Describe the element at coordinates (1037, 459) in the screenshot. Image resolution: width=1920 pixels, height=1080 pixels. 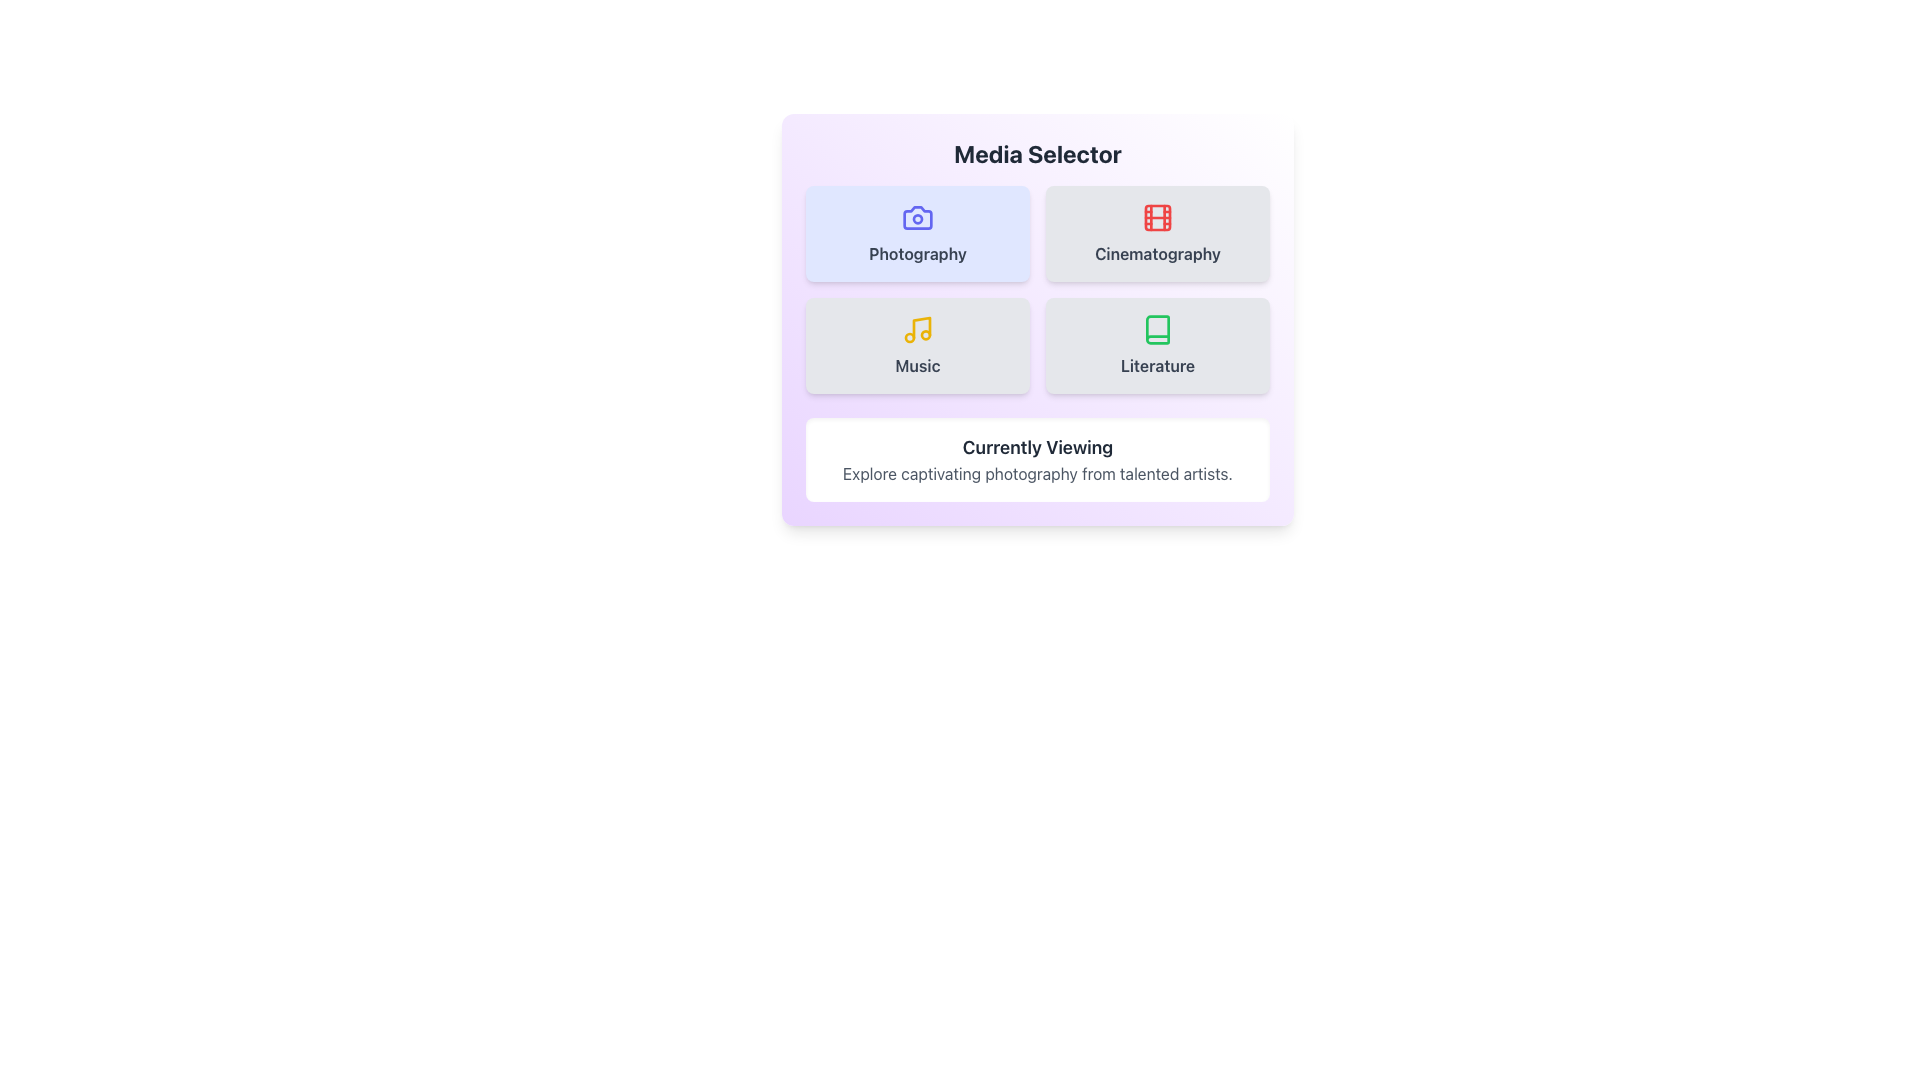
I see `the Informational Text Block that displays 'Currently Viewing' and additional information, located at the bottom of the 'Media Selector' section` at that location.